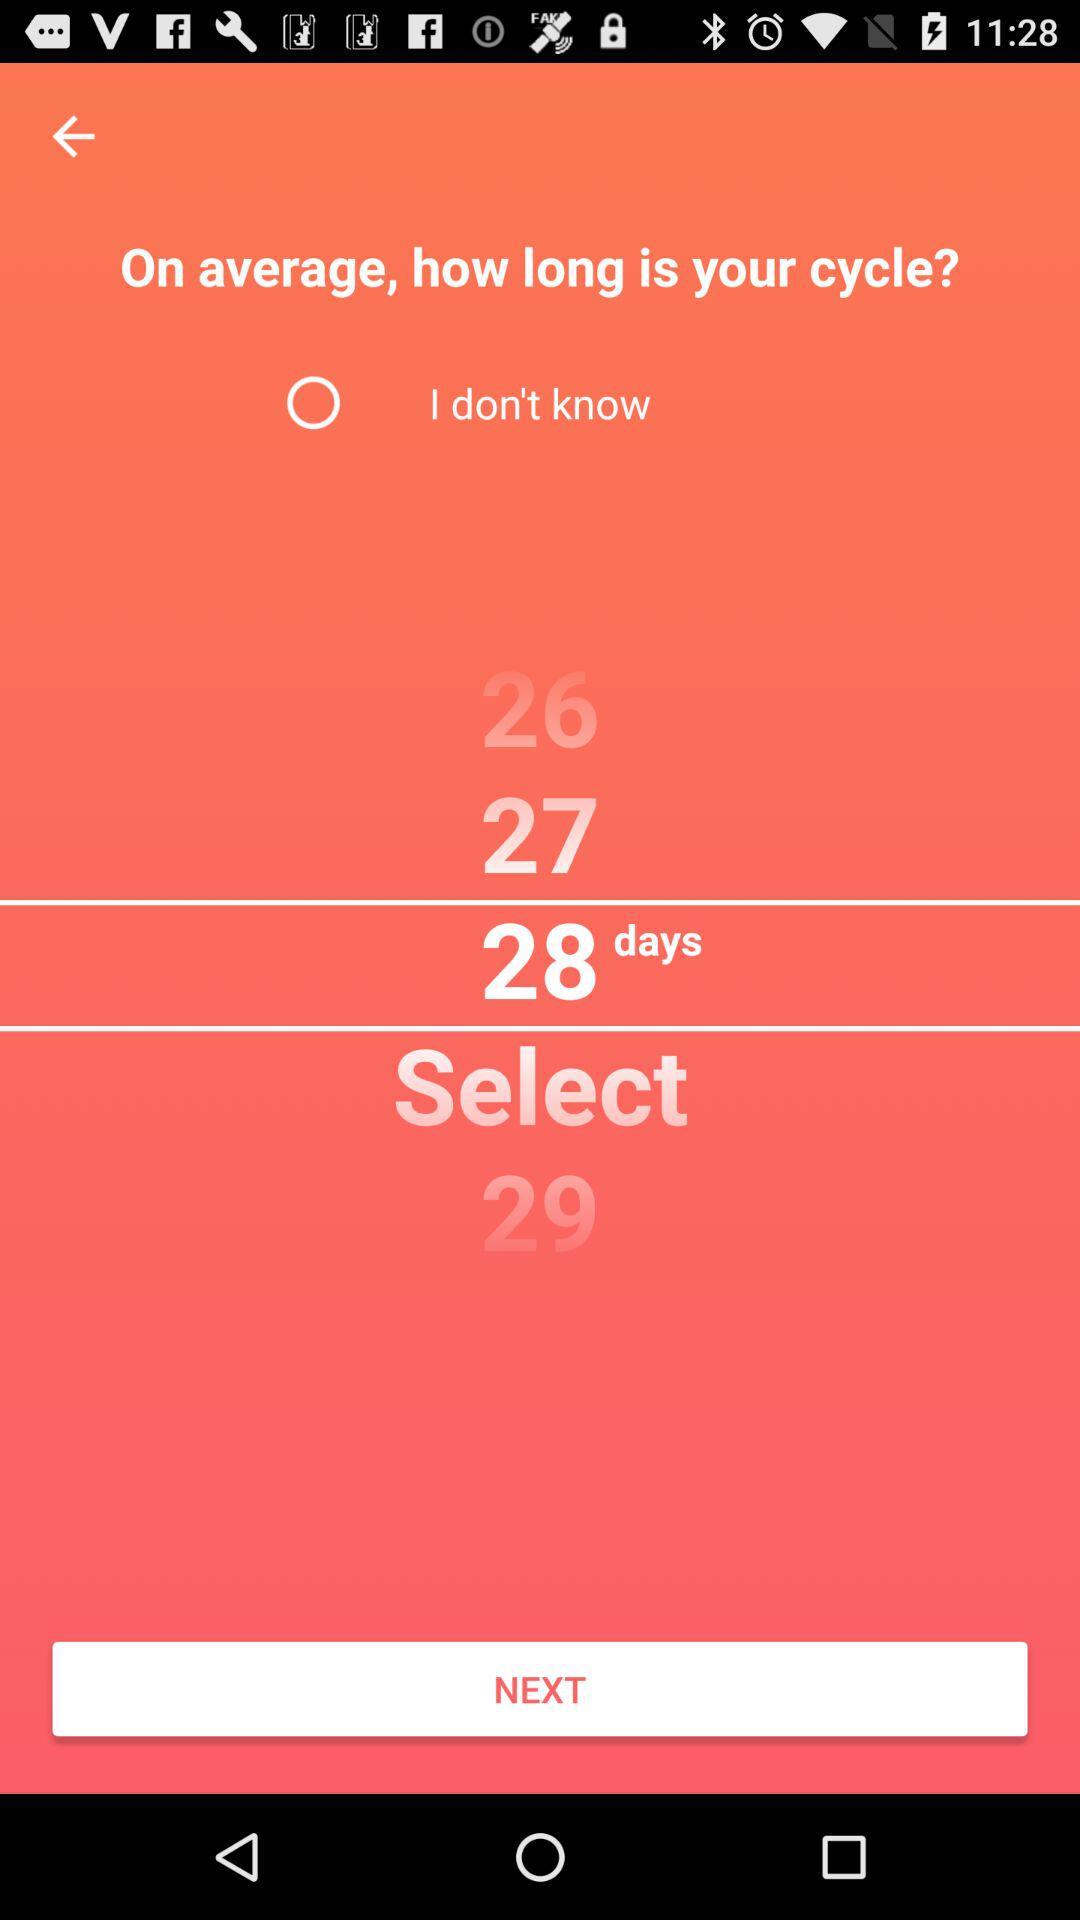 This screenshot has width=1080, height=1920. Describe the element at coordinates (540, 401) in the screenshot. I see `i don t` at that location.